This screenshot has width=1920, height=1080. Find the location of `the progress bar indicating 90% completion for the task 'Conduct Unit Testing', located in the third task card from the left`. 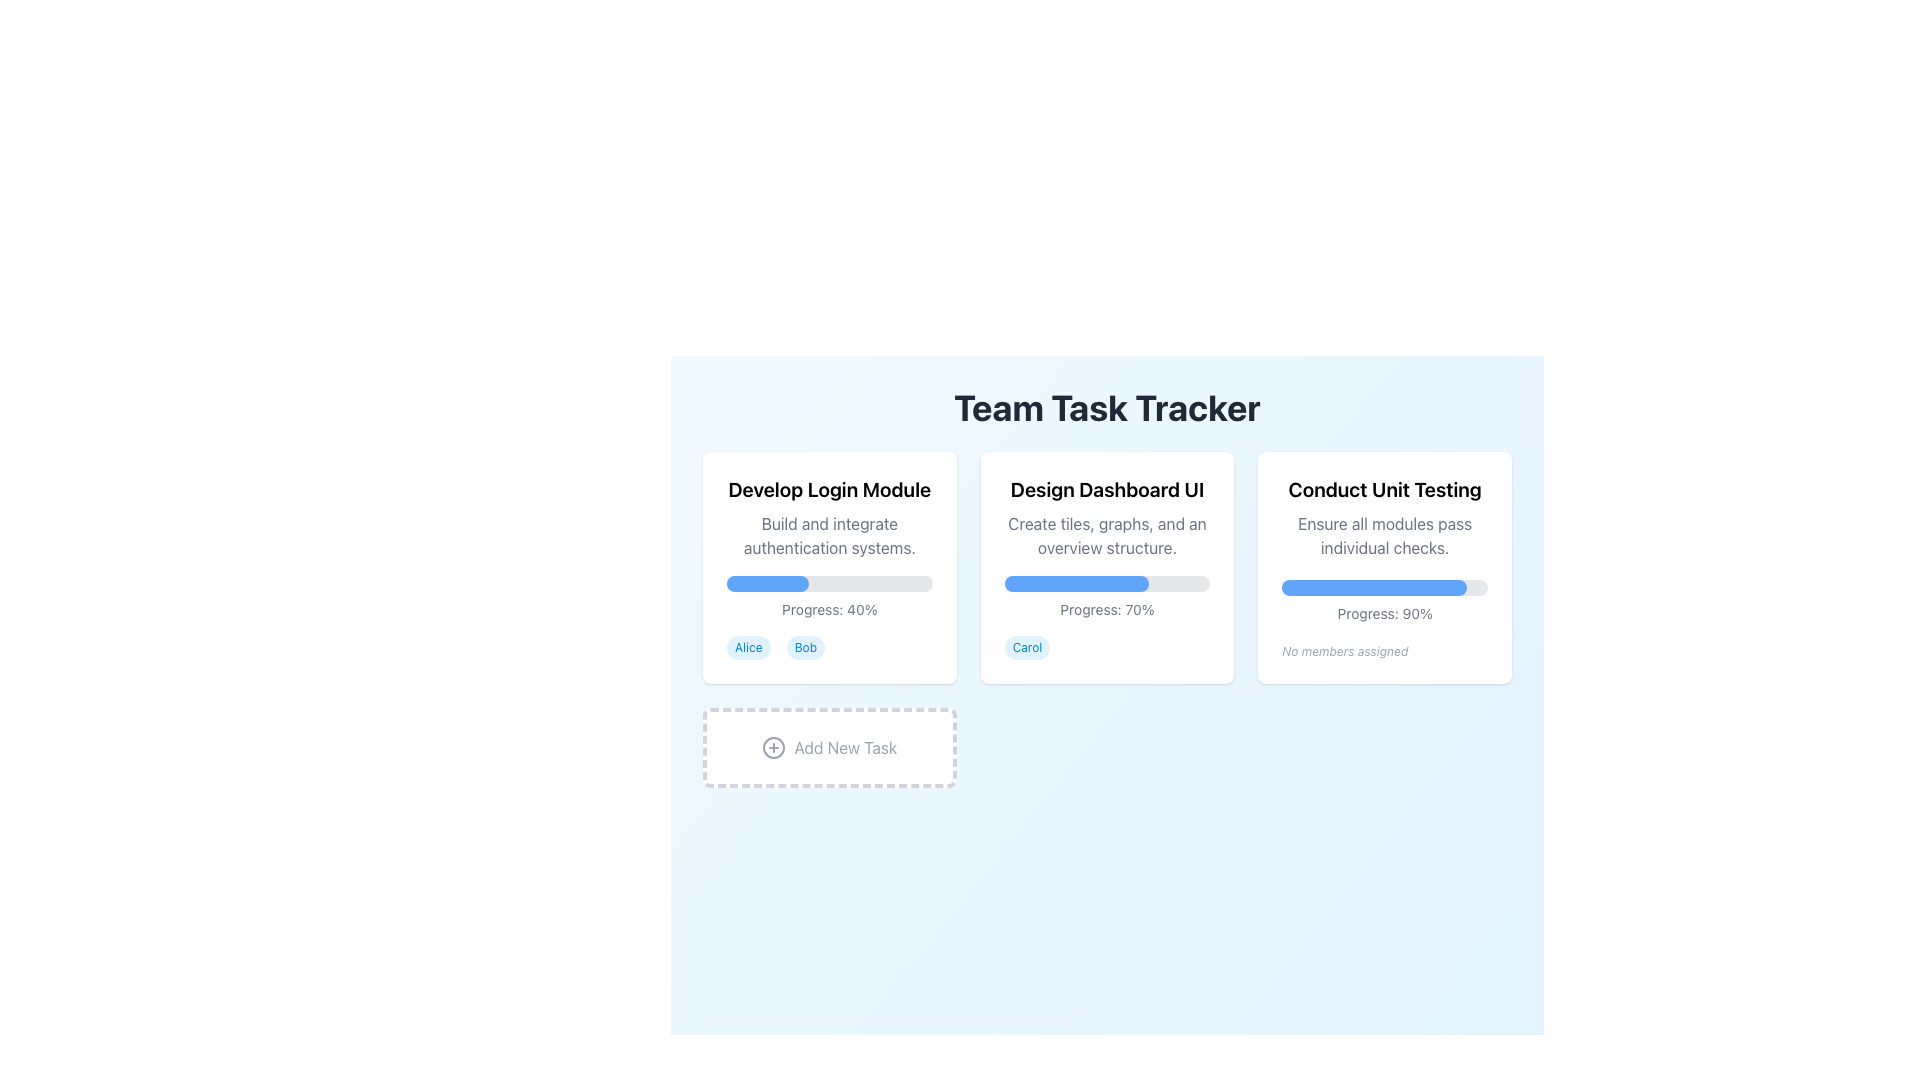

the progress bar indicating 90% completion for the task 'Conduct Unit Testing', located in the third task card from the left is located at coordinates (1373, 586).